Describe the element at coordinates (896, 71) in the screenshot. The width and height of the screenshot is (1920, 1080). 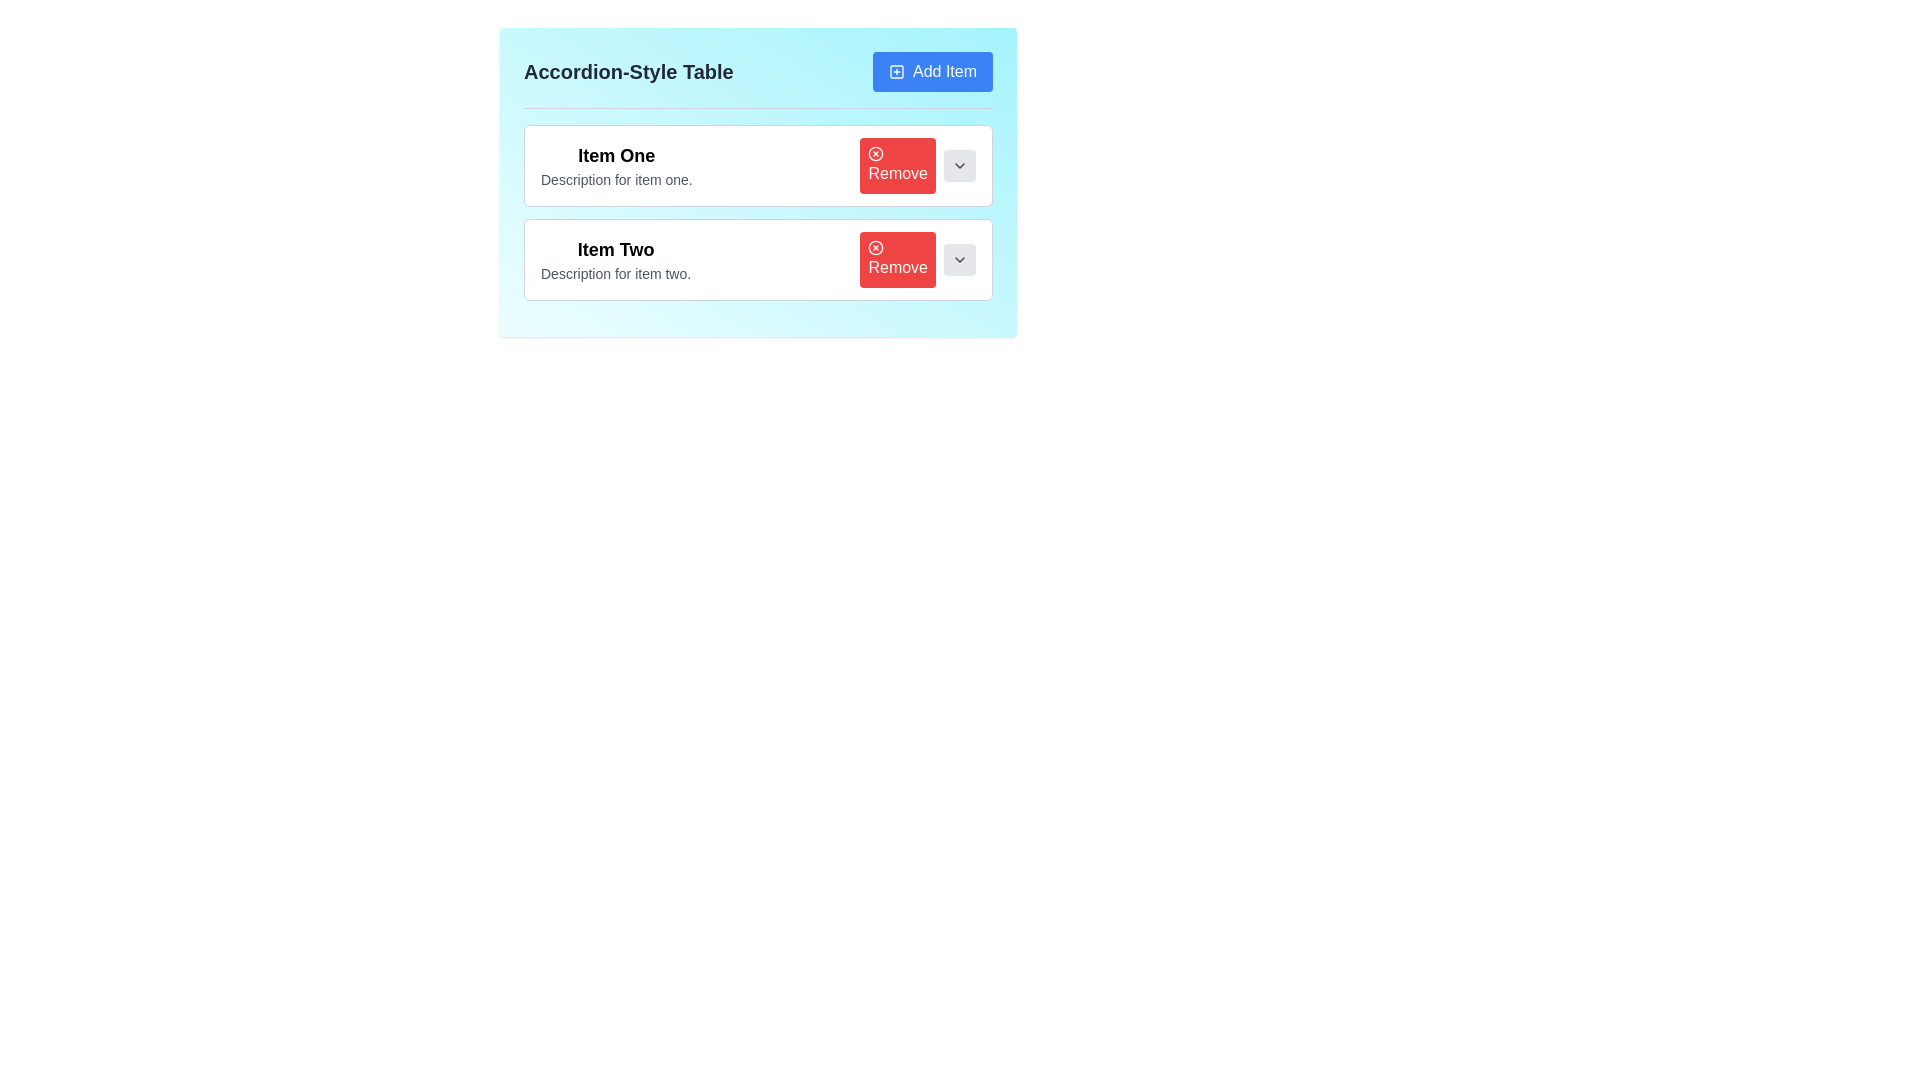
I see `the 'Add Item' button by targeting the square box within the SVG icon located in the upper-right portion of the interface panel` at that location.